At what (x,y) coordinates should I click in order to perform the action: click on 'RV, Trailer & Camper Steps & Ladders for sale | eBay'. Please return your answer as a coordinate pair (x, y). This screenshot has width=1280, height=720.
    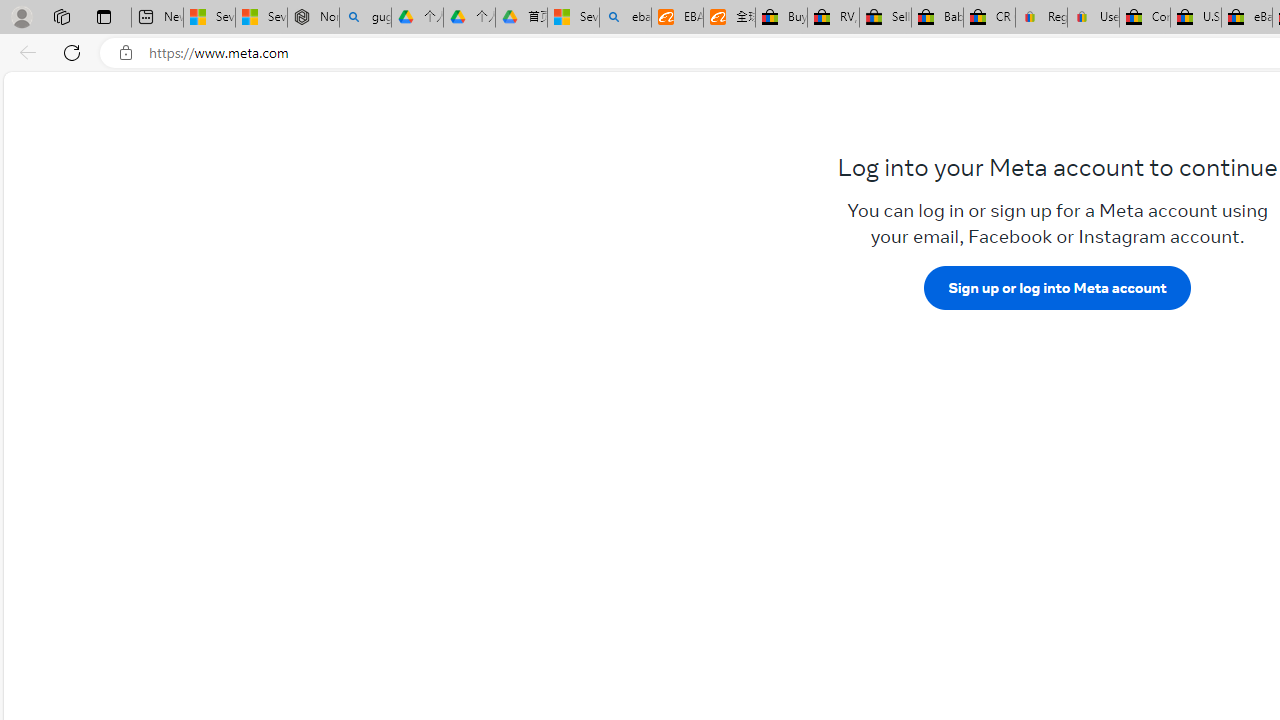
    Looking at the image, I should click on (833, 17).